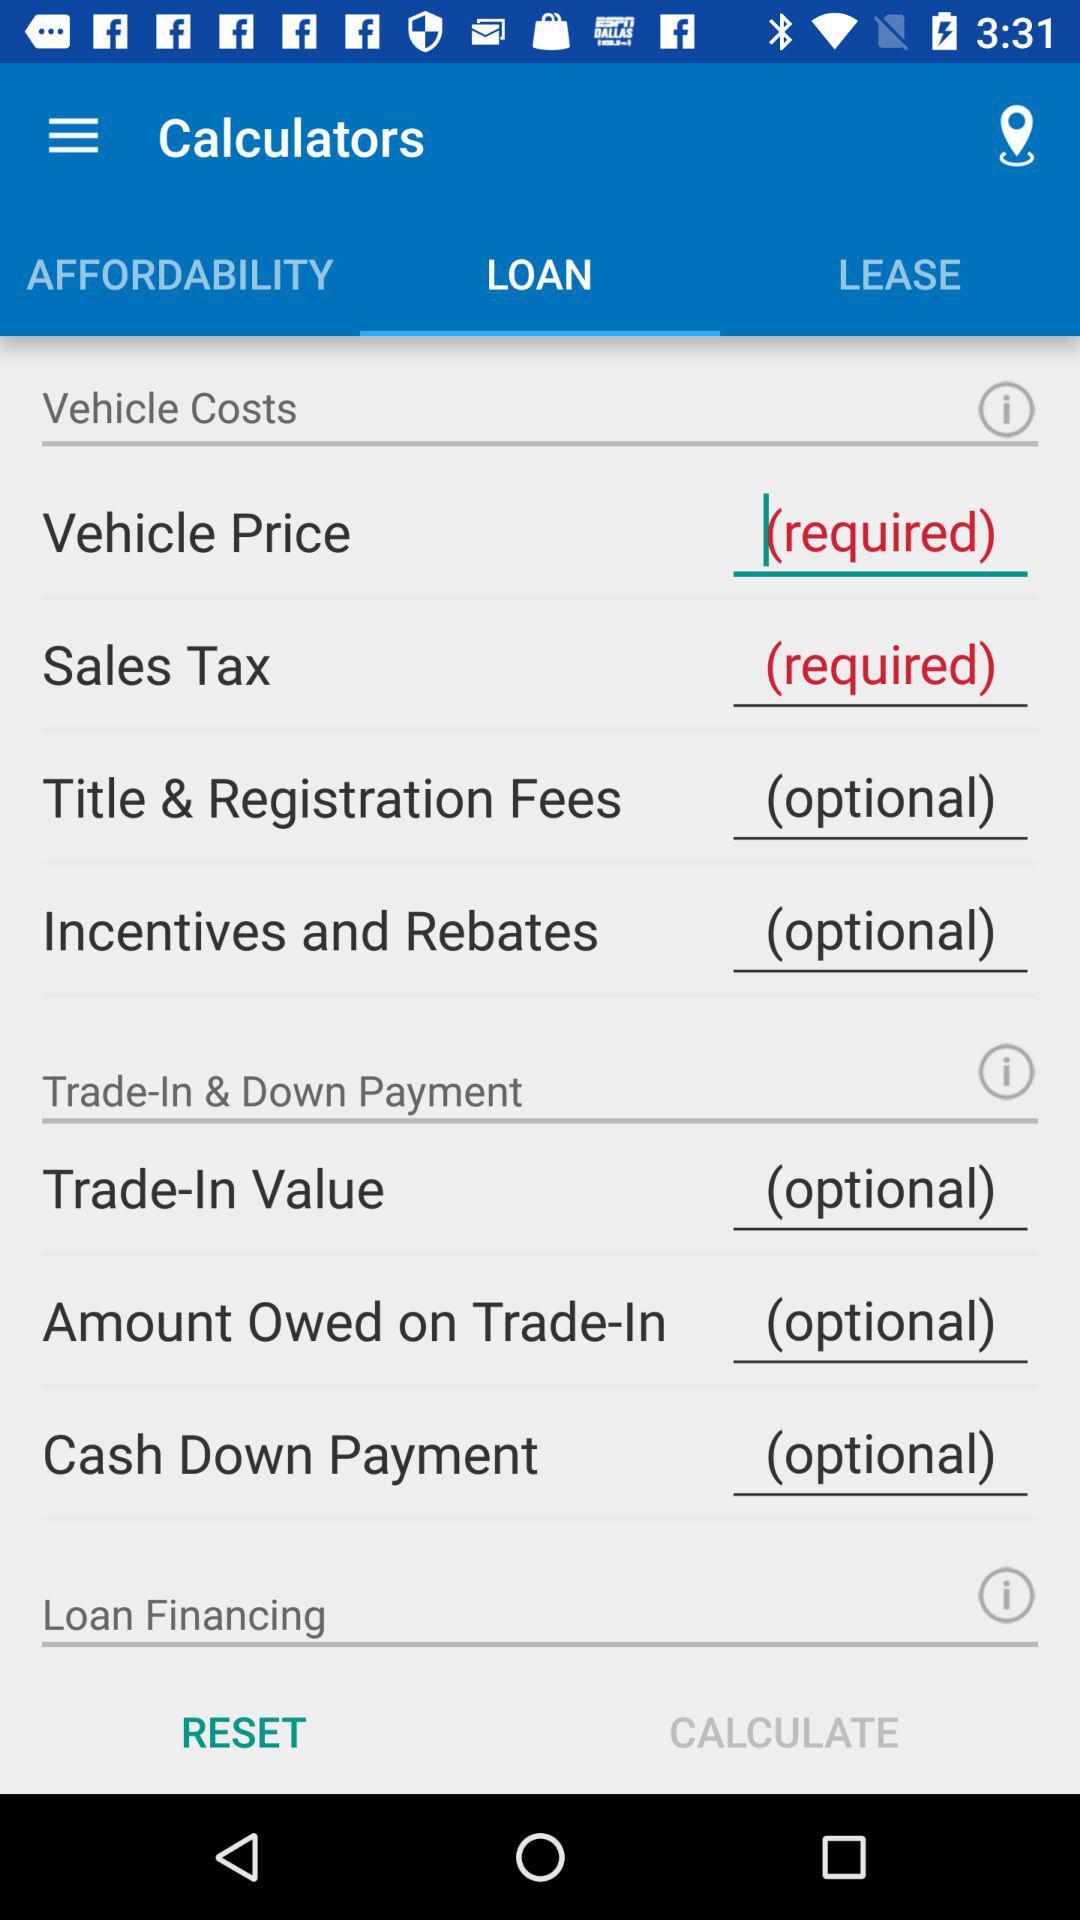 This screenshot has height=1920, width=1080. What do you see at coordinates (879, 663) in the screenshot?
I see `sales tax` at bounding box center [879, 663].